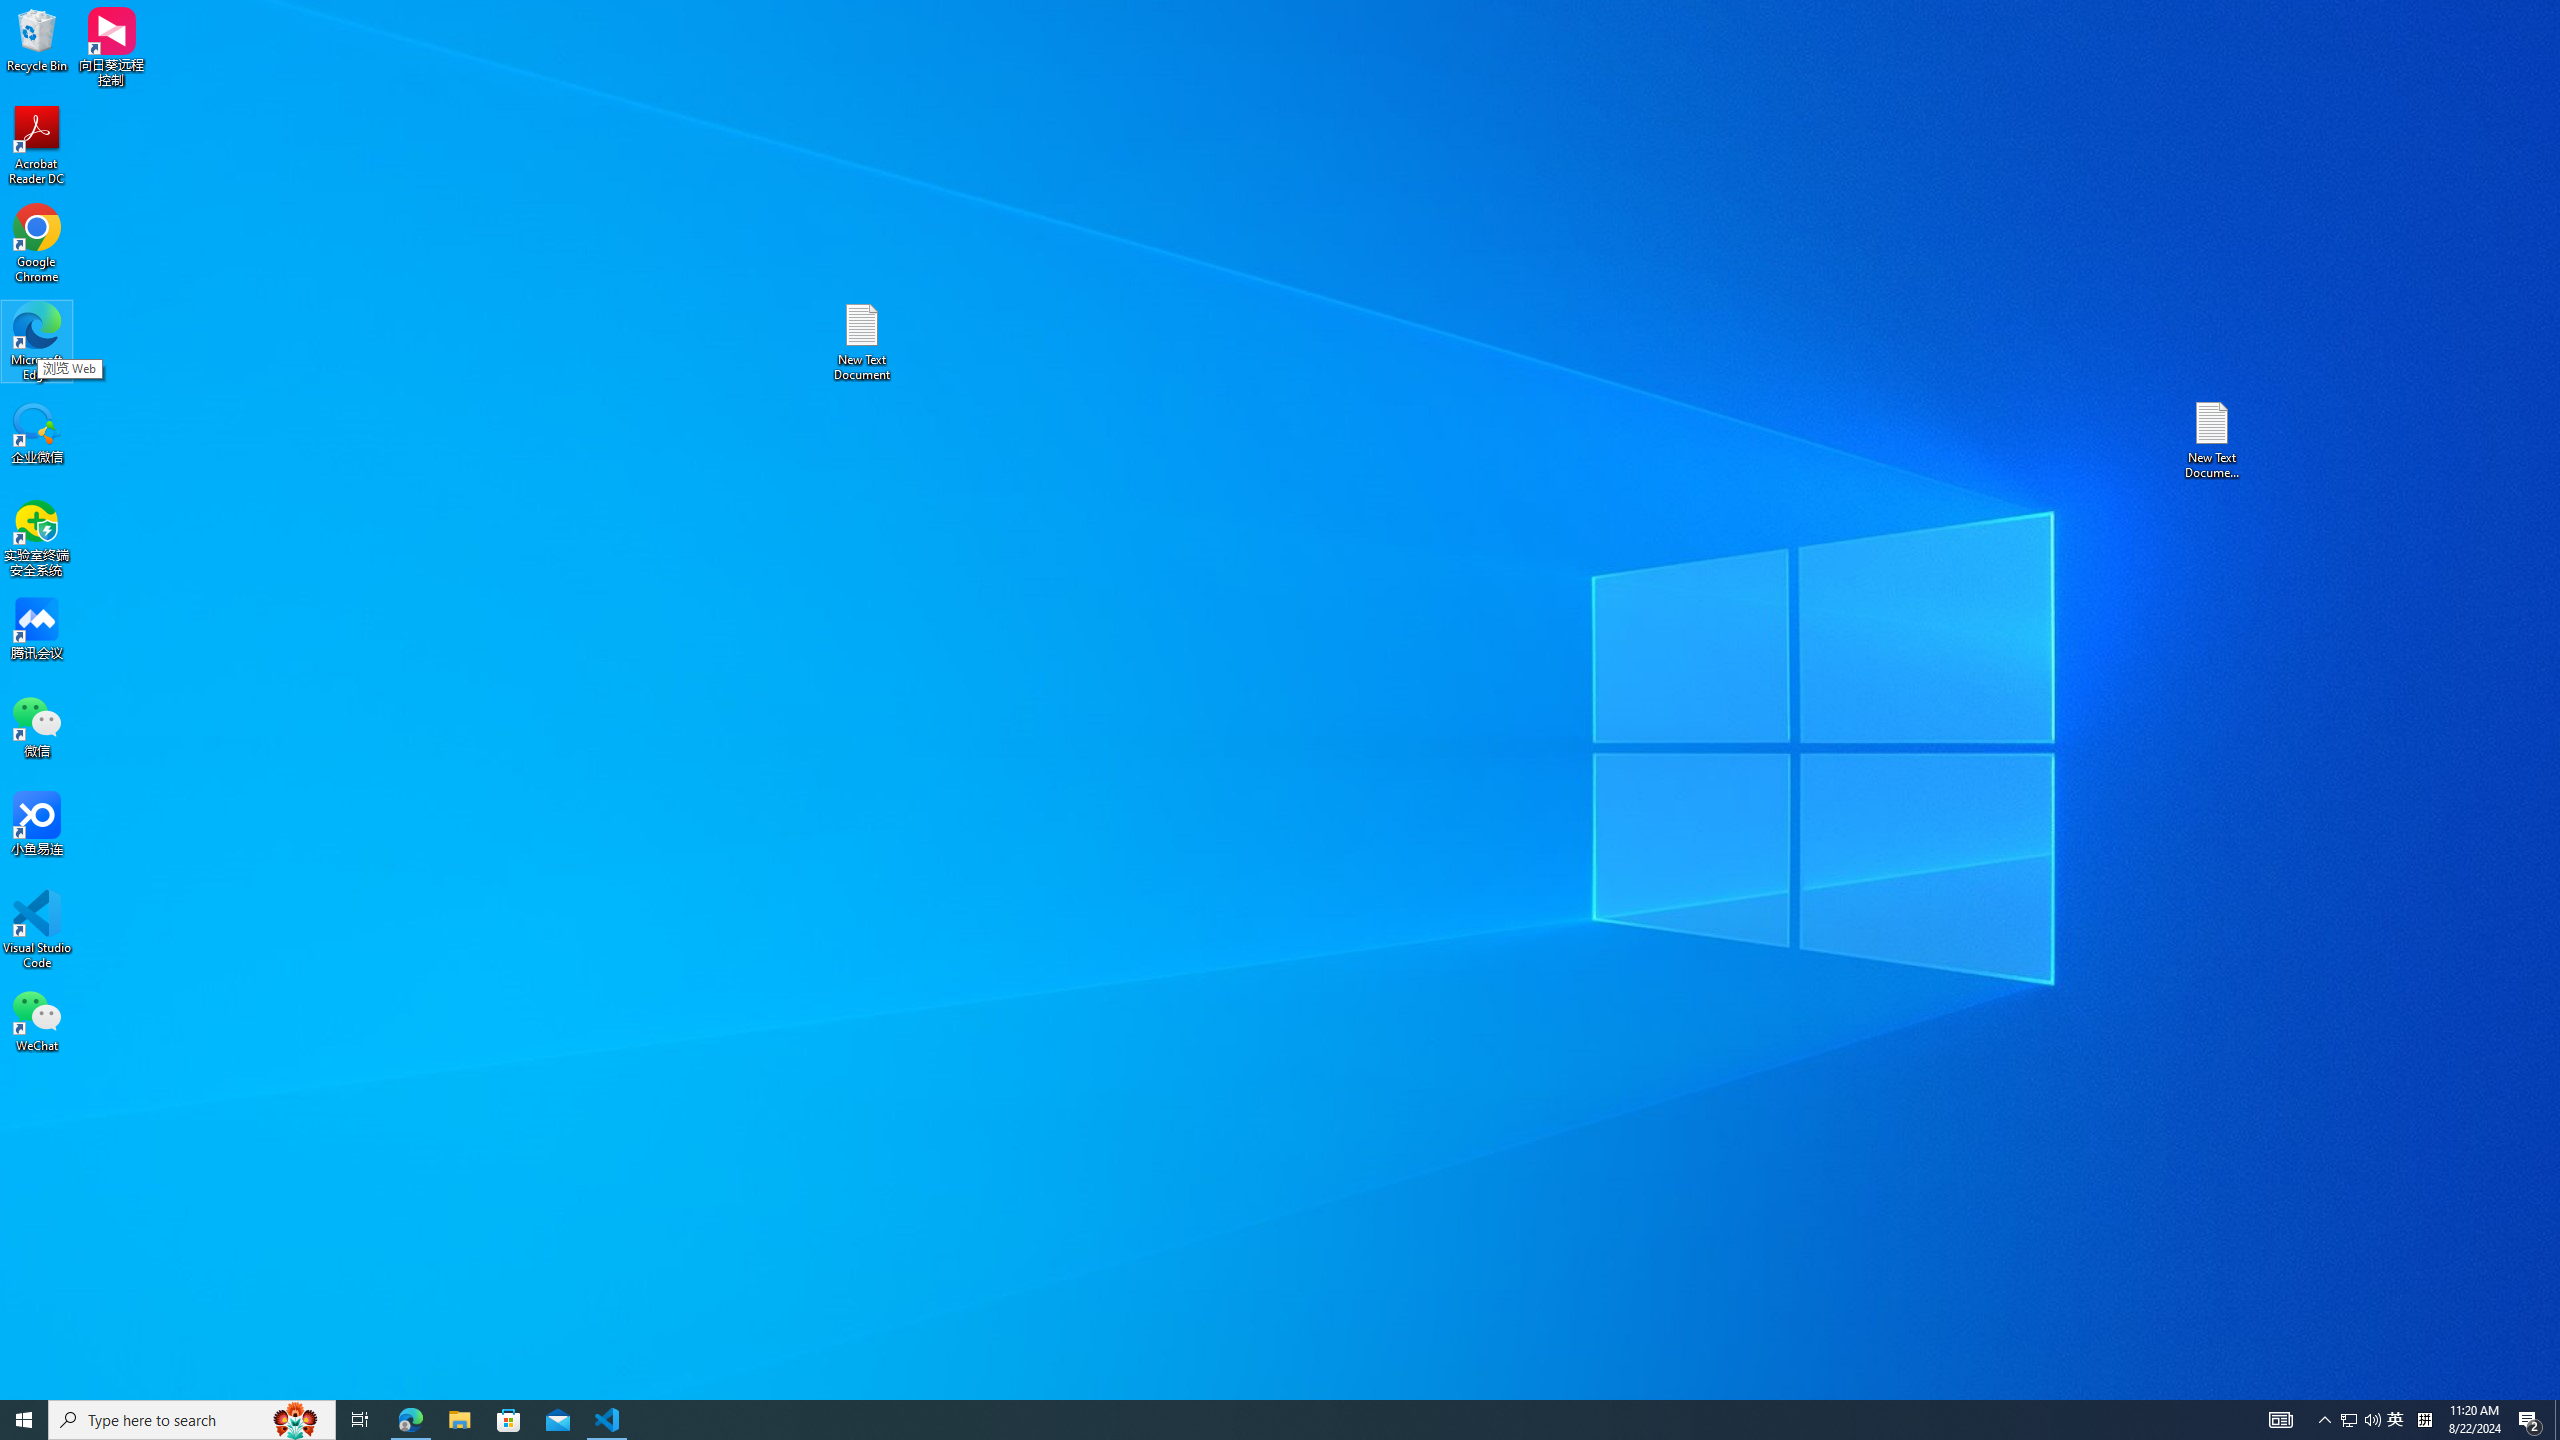 Image resolution: width=2560 pixels, height=1440 pixels. I want to click on 'Tray Input Indicator - Chinese (Simplified, China)', so click(2424, 1418).